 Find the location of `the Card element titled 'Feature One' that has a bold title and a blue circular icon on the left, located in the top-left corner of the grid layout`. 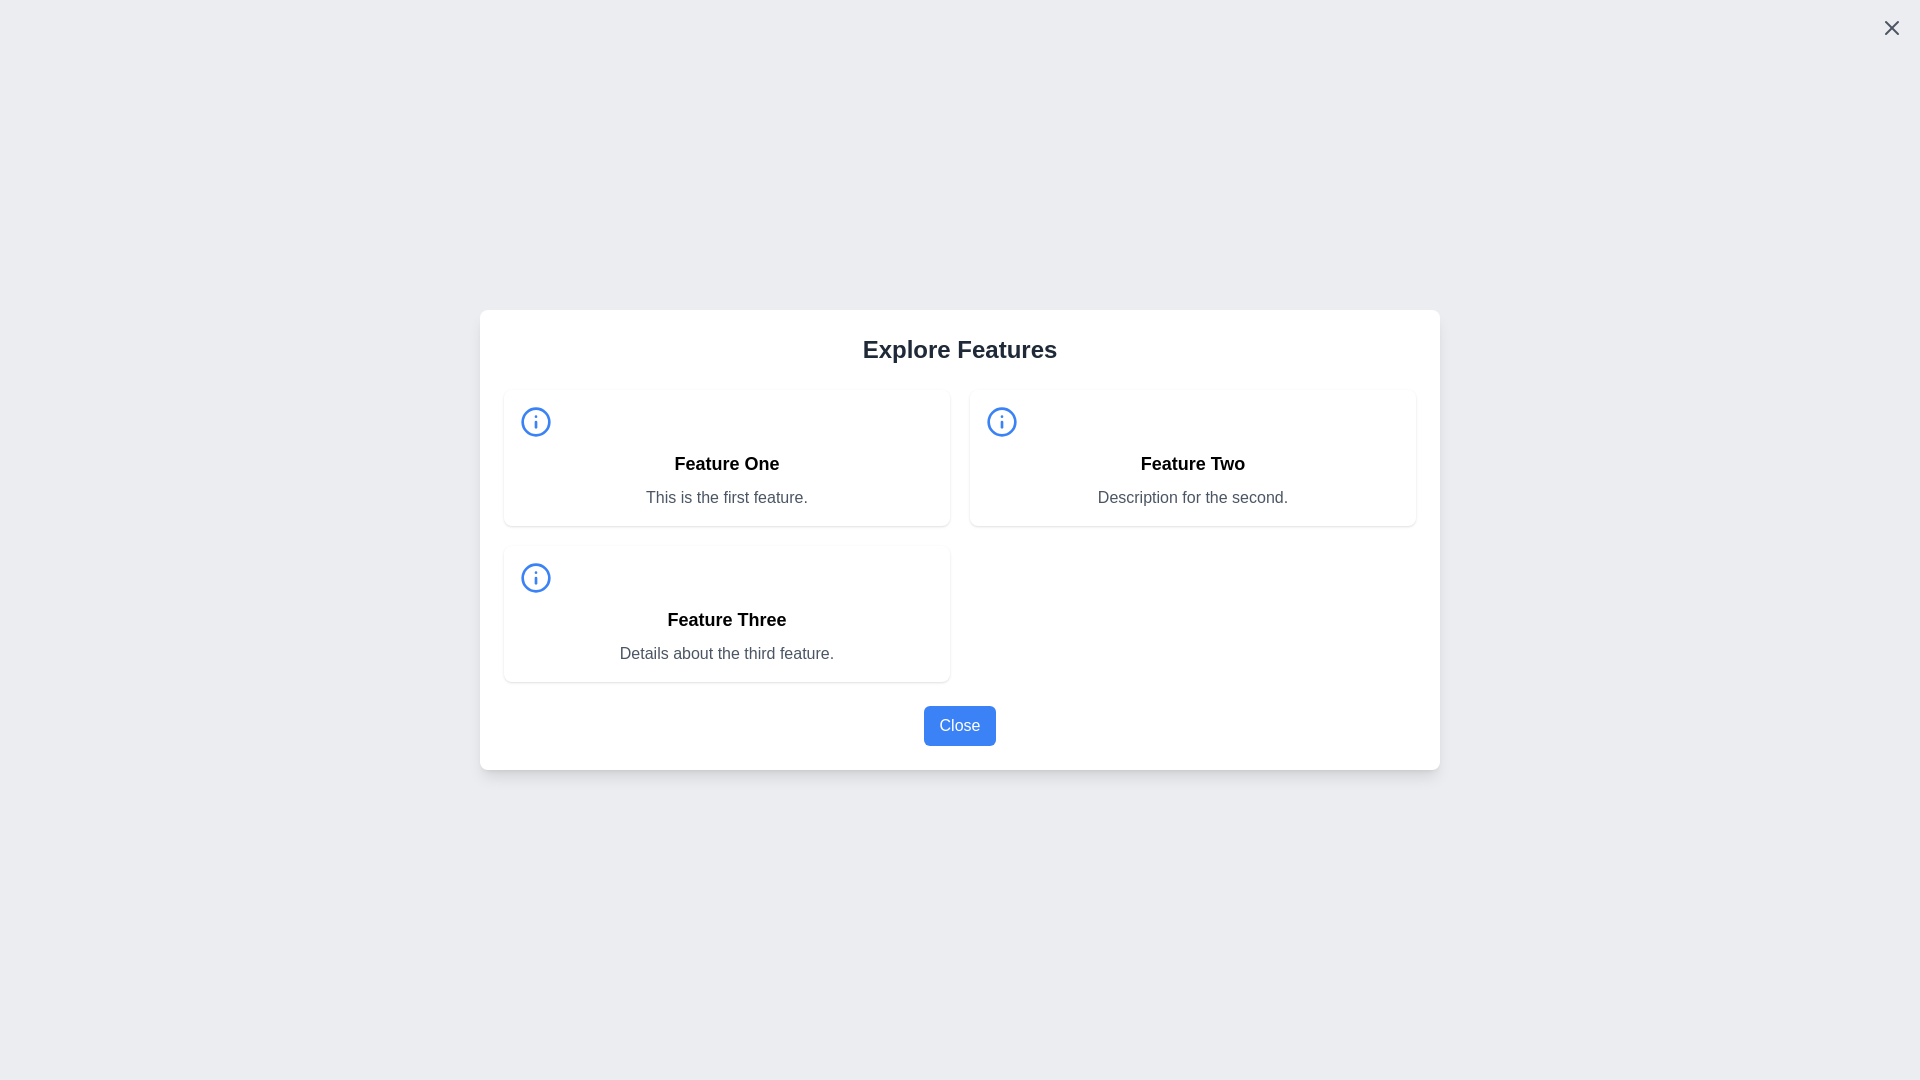

the Card element titled 'Feature One' that has a bold title and a blue circular icon on the left, located in the top-left corner of the grid layout is located at coordinates (725, 458).